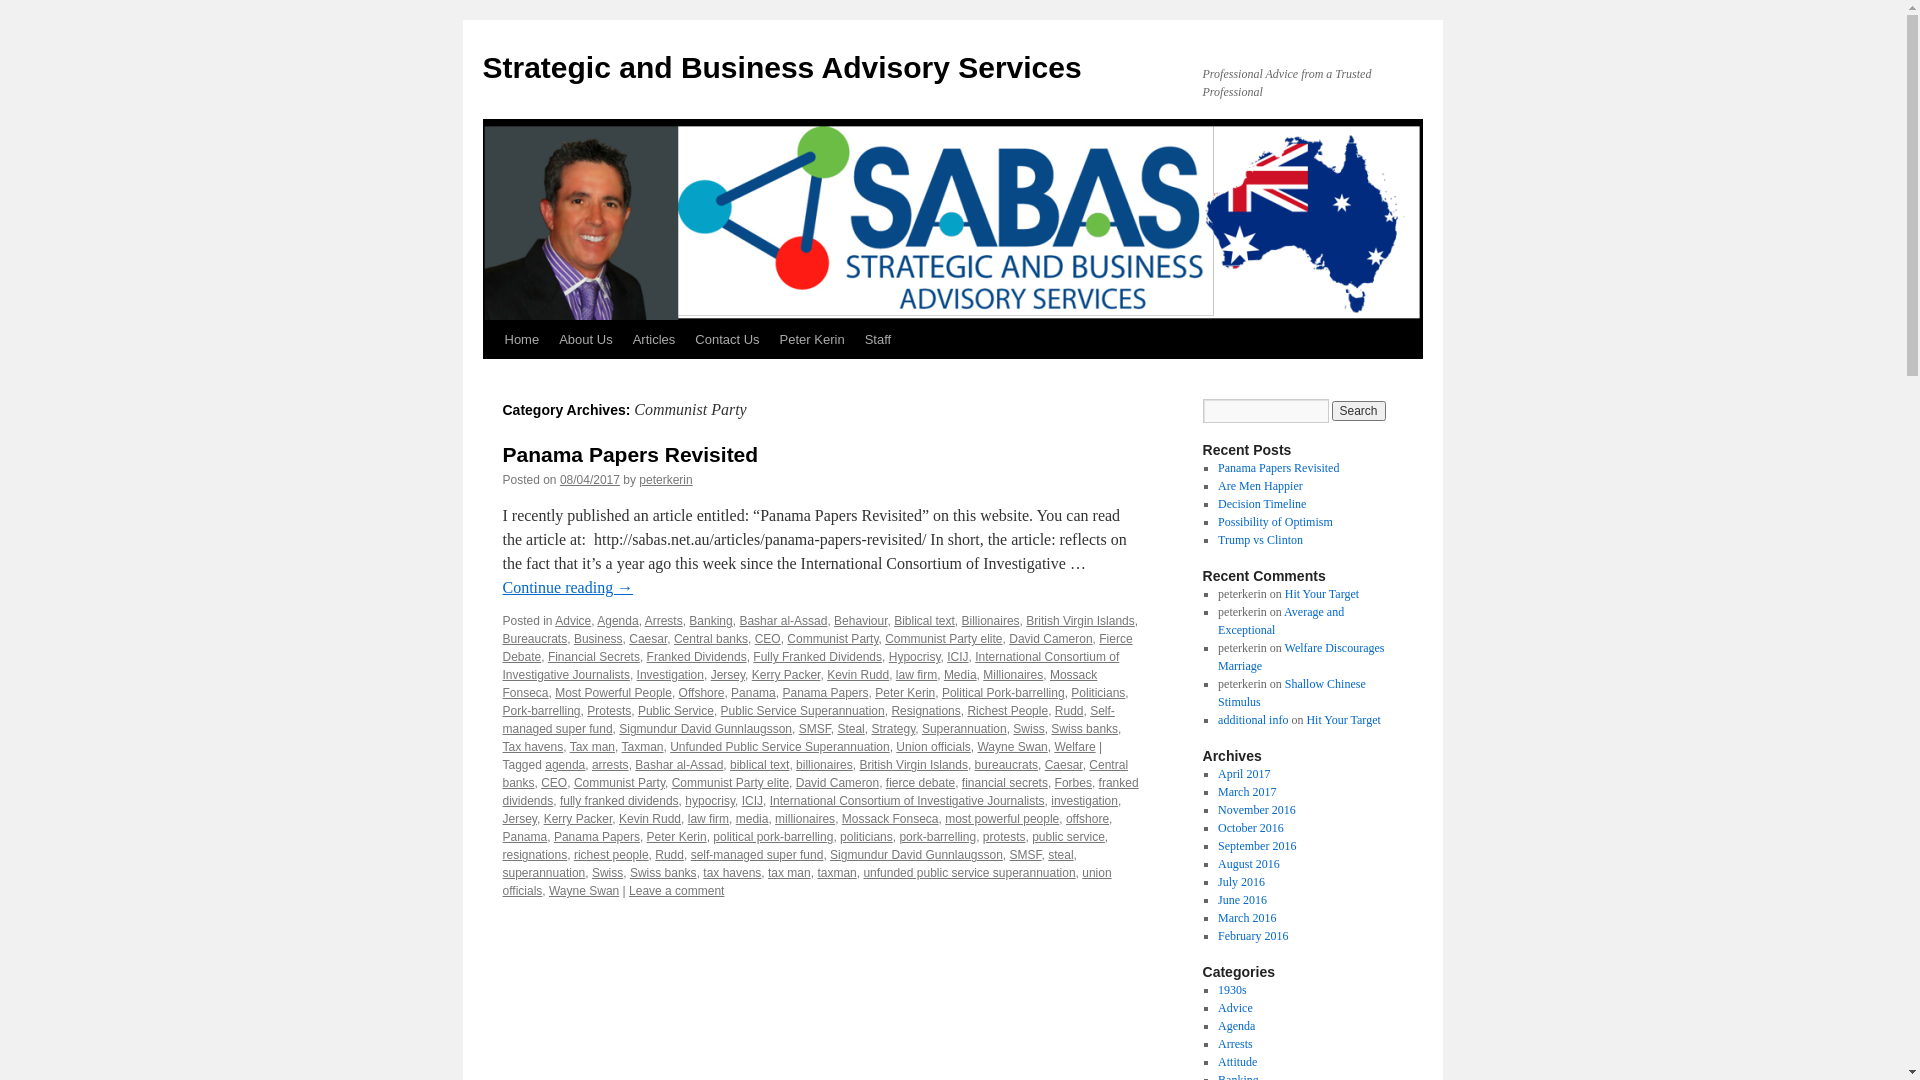 The width and height of the screenshot is (1920, 1080). Describe the element at coordinates (543, 871) in the screenshot. I see `'superannuation'` at that location.